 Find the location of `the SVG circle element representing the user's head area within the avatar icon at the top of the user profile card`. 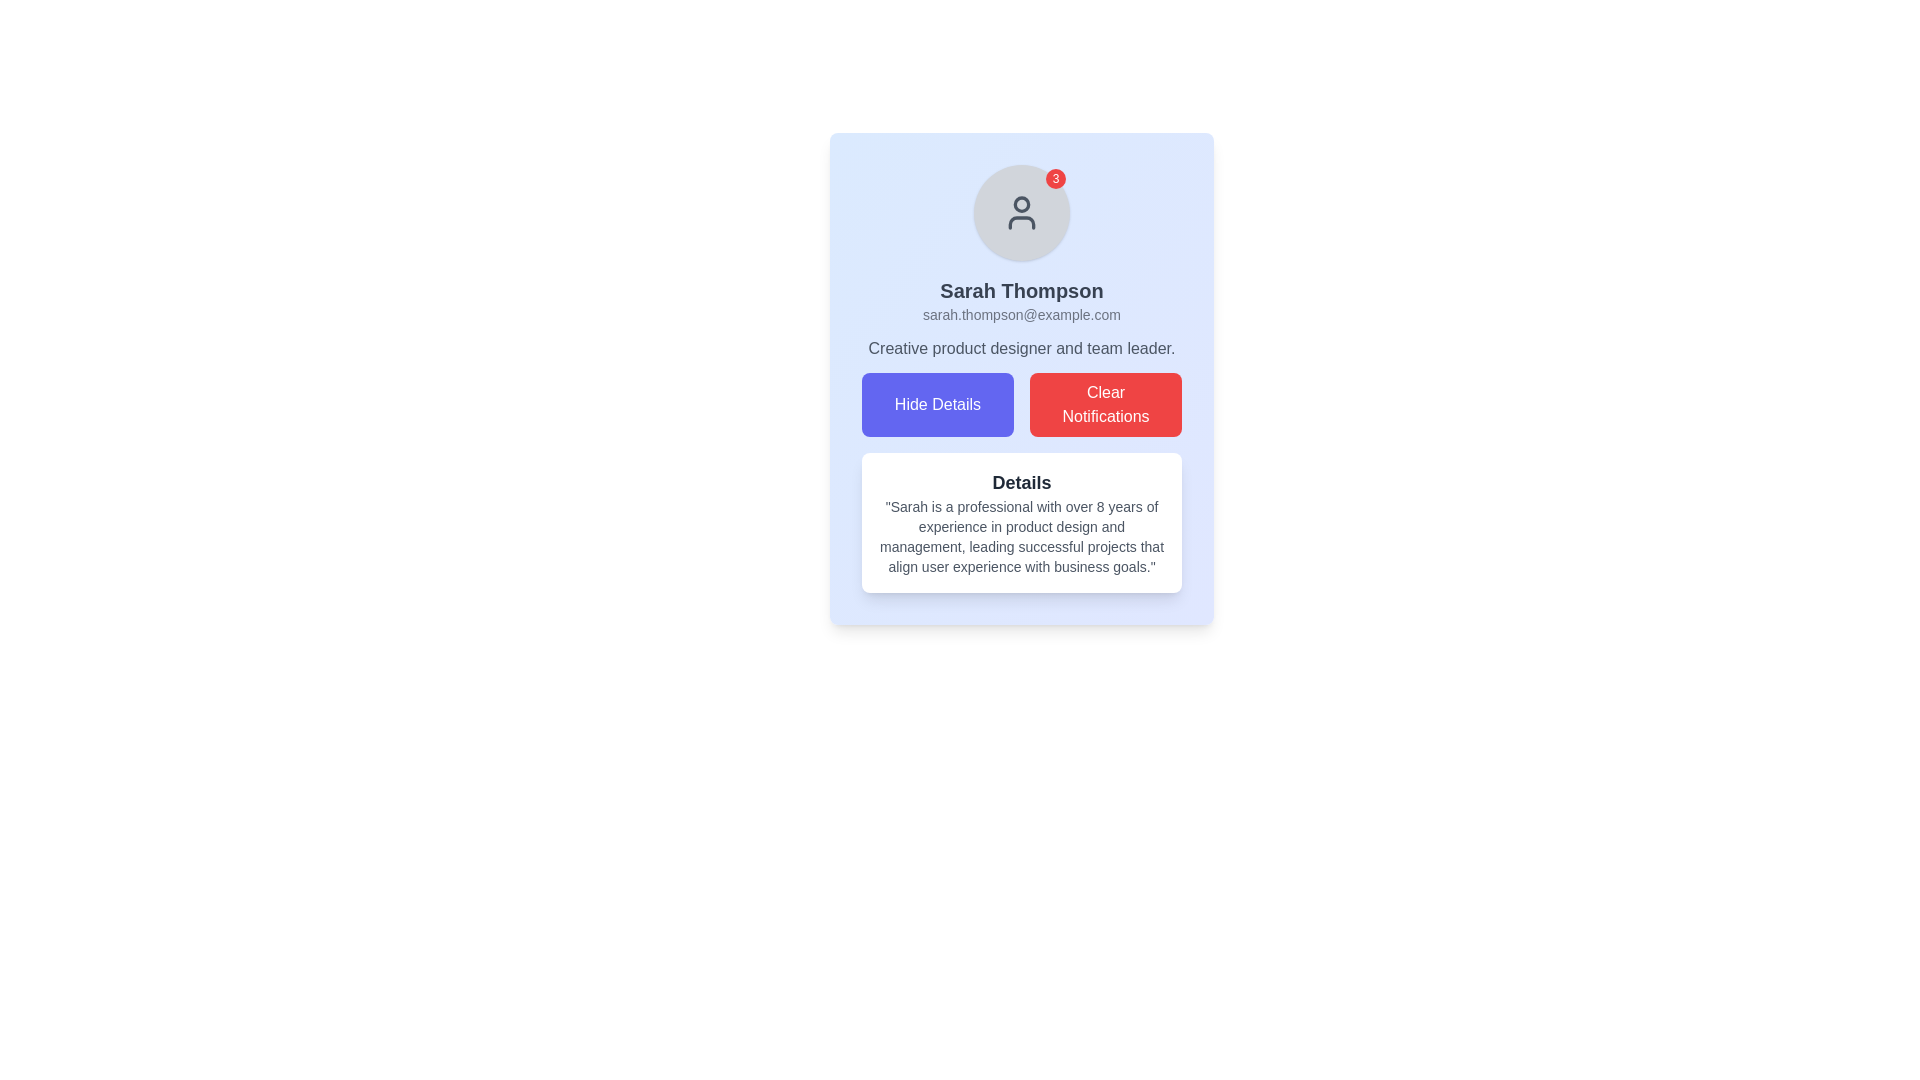

the SVG circle element representing the user's head area within the avatar icon at the top of the user profile card is located at coordinates (1022, 204).